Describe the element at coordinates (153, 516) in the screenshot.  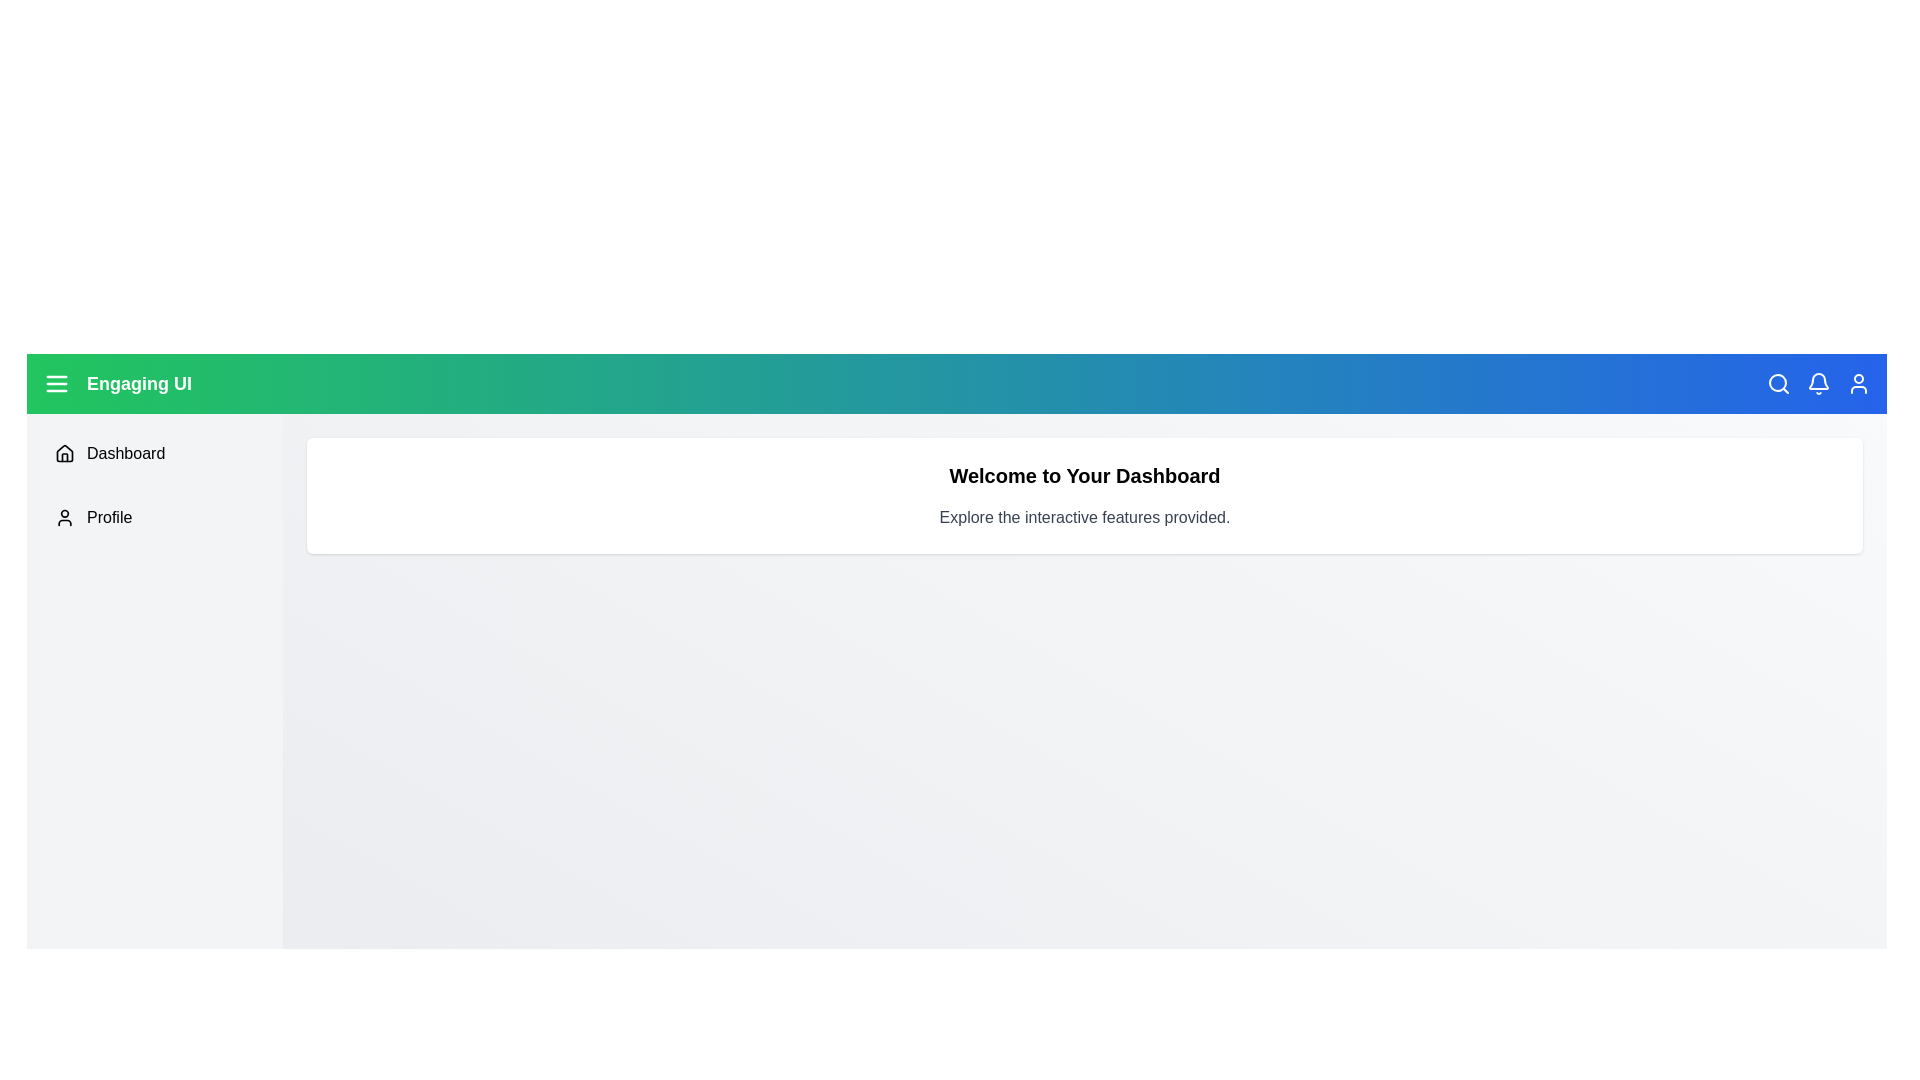
I see `the navigation item Profile in the sidebar` at that location.